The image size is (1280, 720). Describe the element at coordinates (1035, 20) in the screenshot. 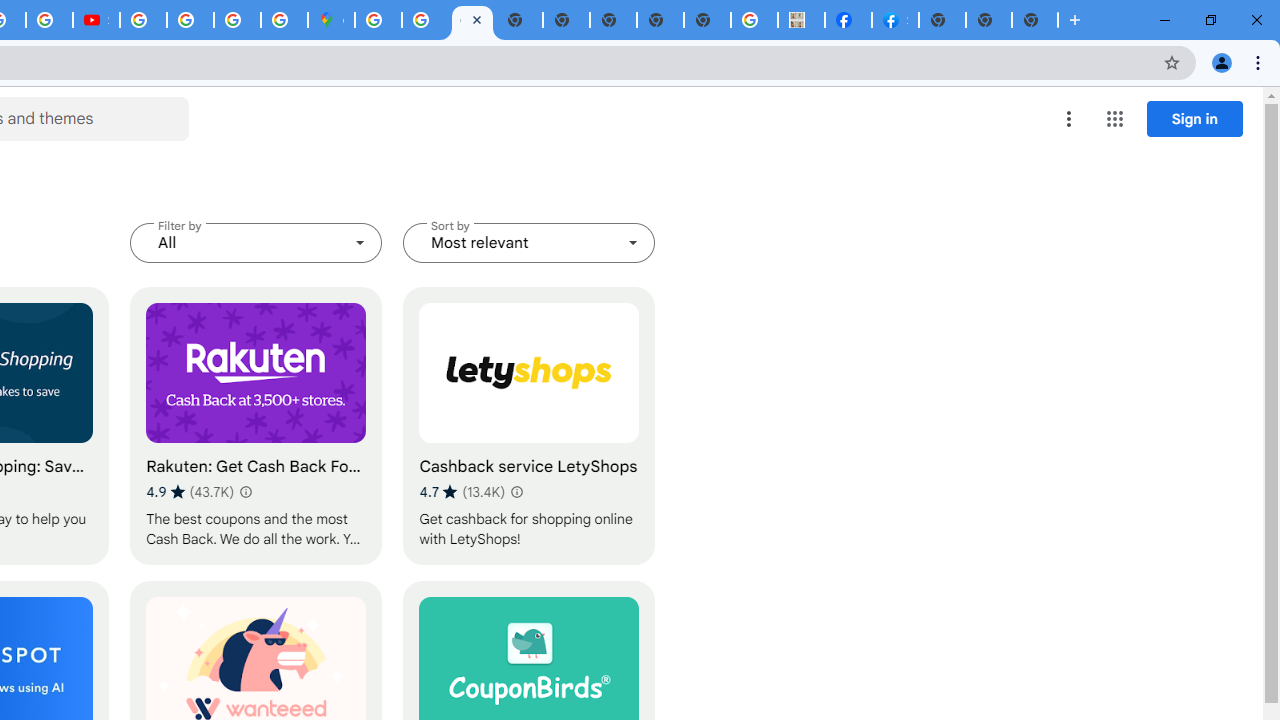

I see `'New Tab'` at that location.